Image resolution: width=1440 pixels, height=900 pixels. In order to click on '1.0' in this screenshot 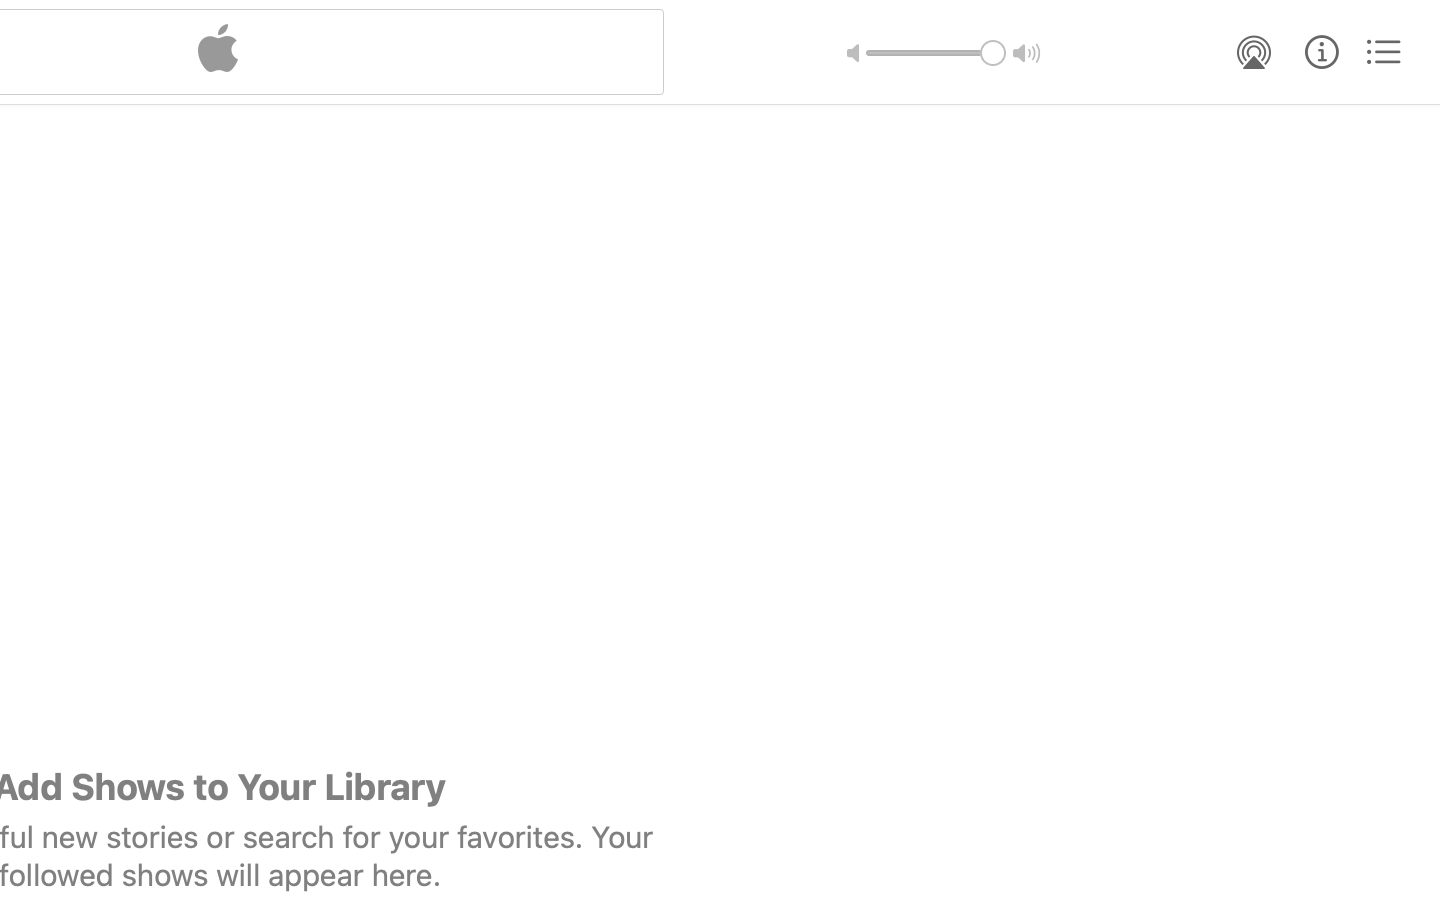, I will do `click(936, 52)`.